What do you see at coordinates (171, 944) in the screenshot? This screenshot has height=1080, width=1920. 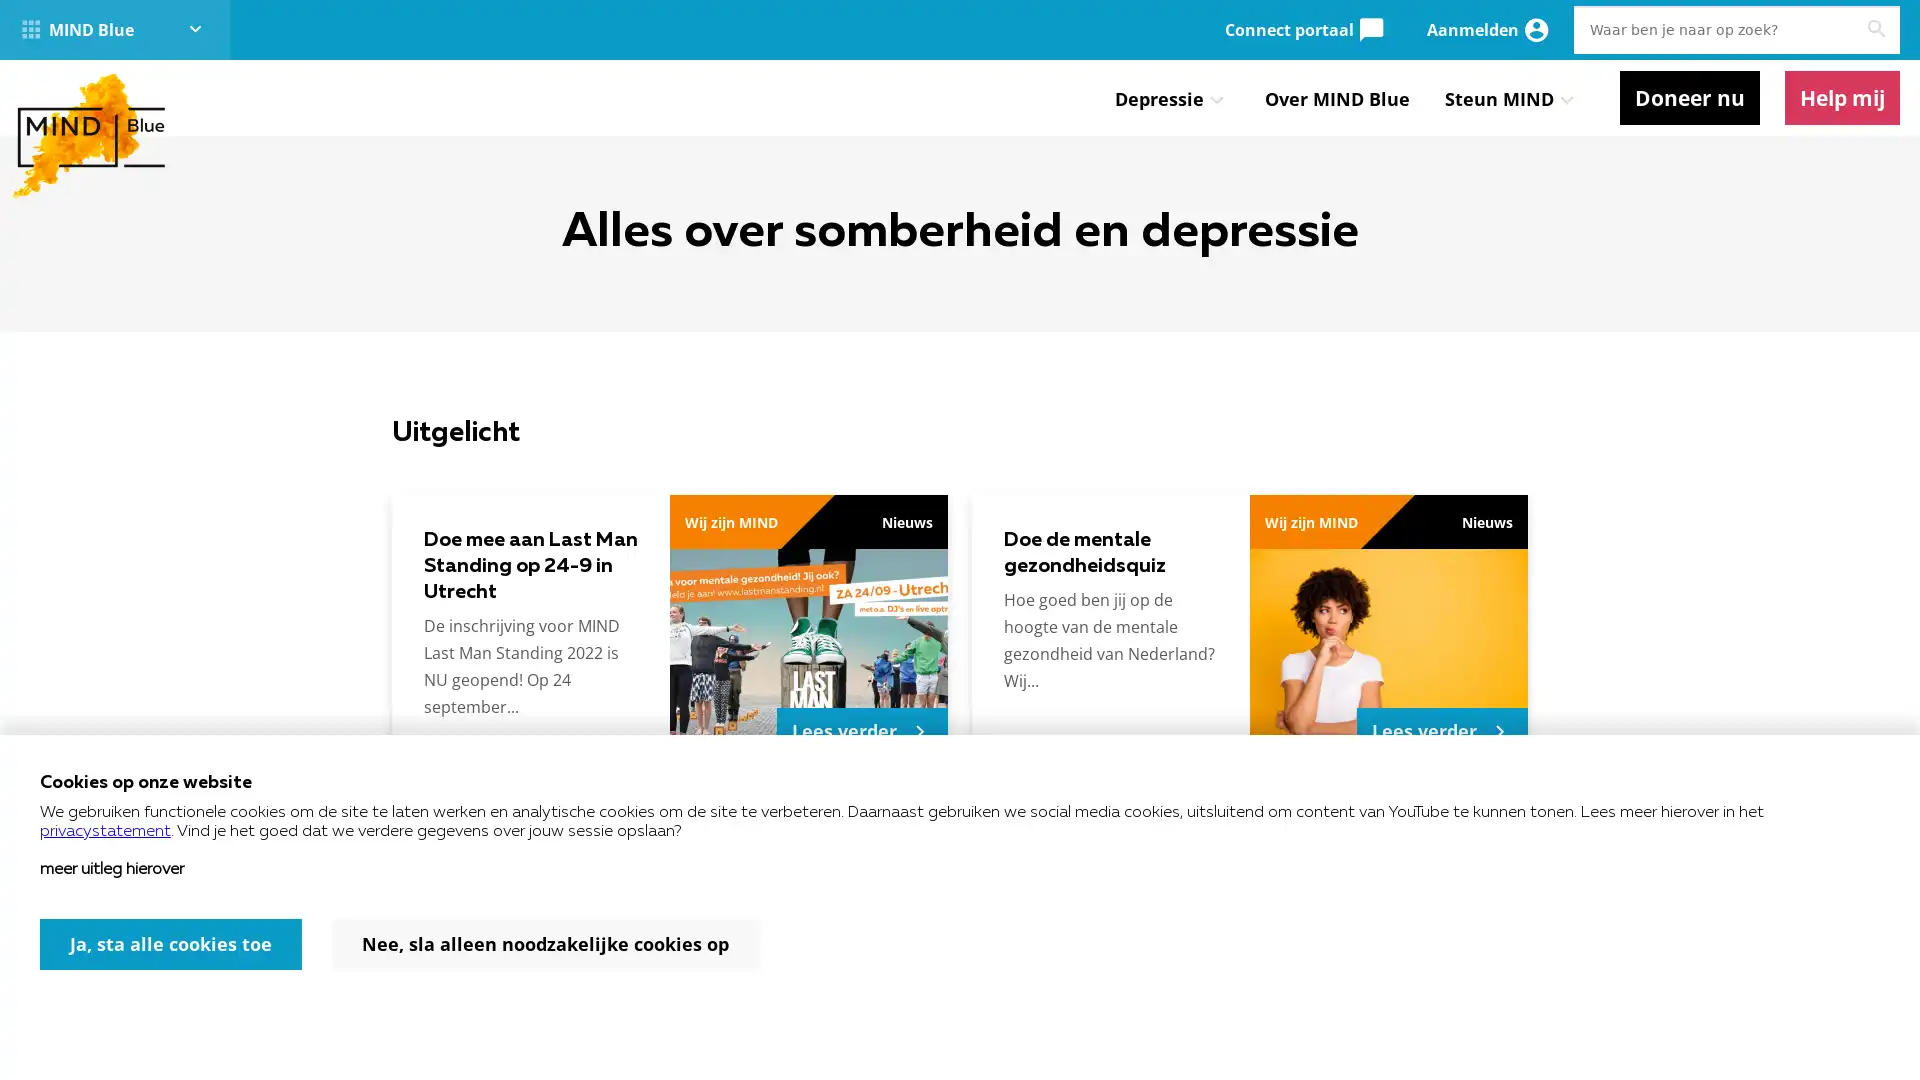 I see `Ja, sta alle cookies toe` at bounding box center [171, 944].